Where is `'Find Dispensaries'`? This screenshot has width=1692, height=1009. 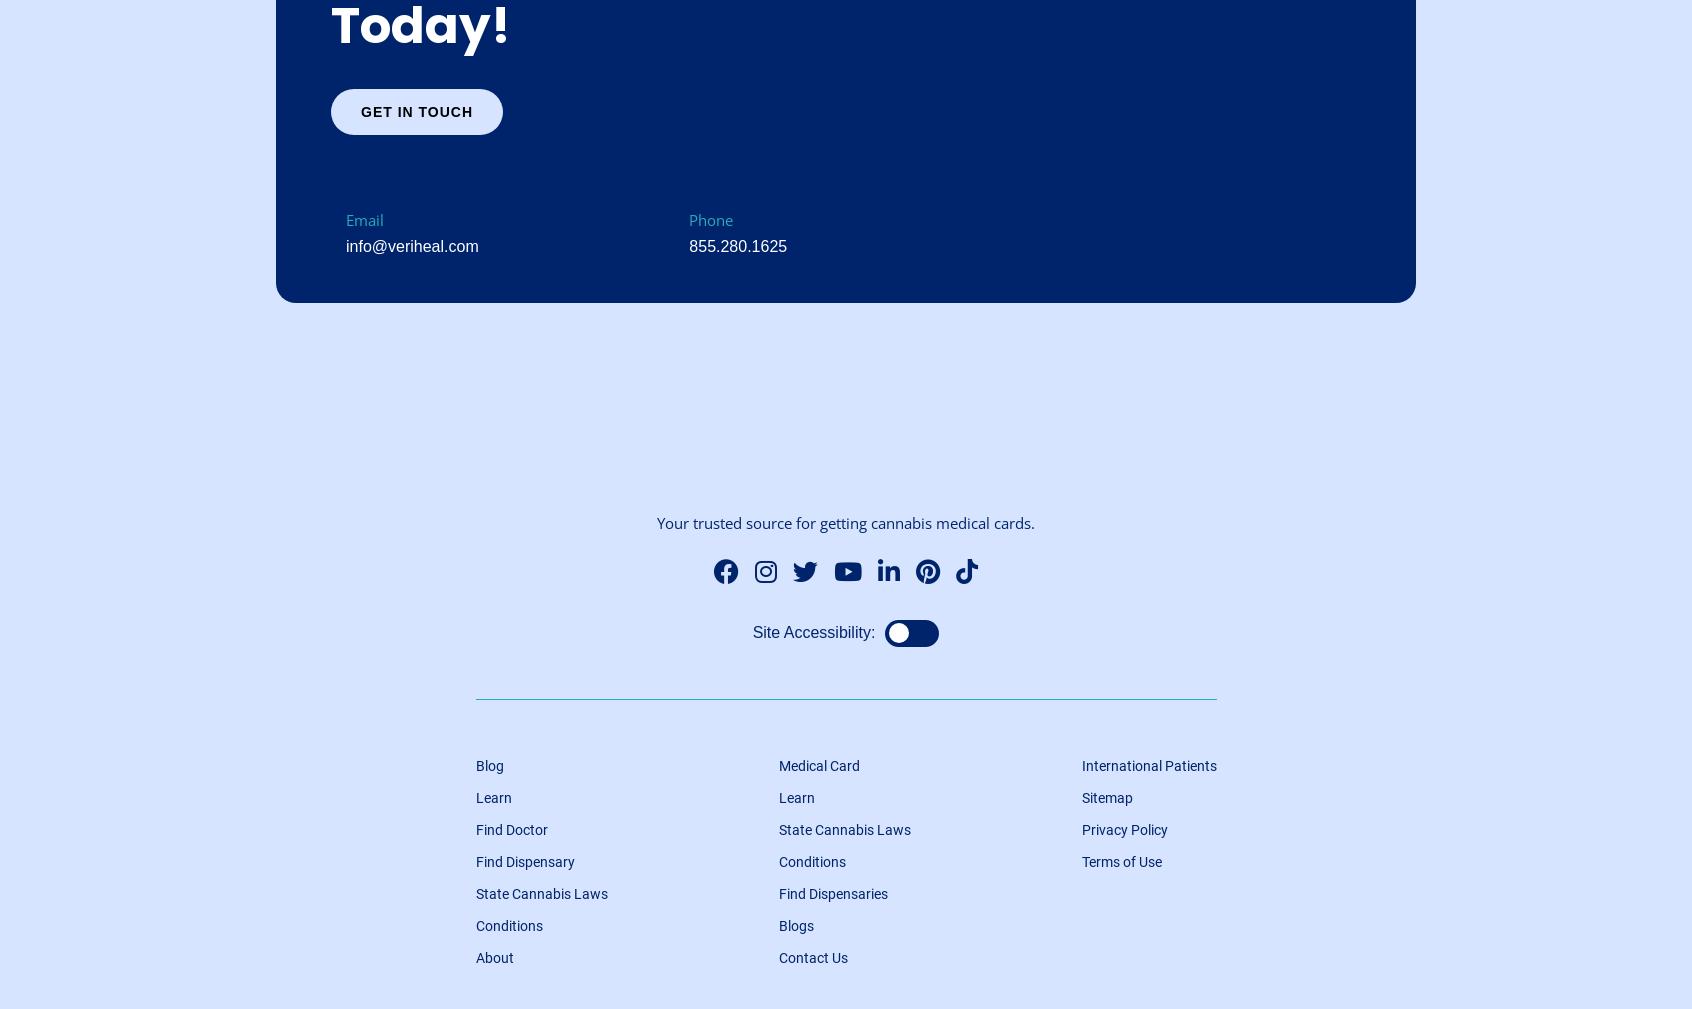 'Find Dispensaries' is located at coordinates (832, 893).